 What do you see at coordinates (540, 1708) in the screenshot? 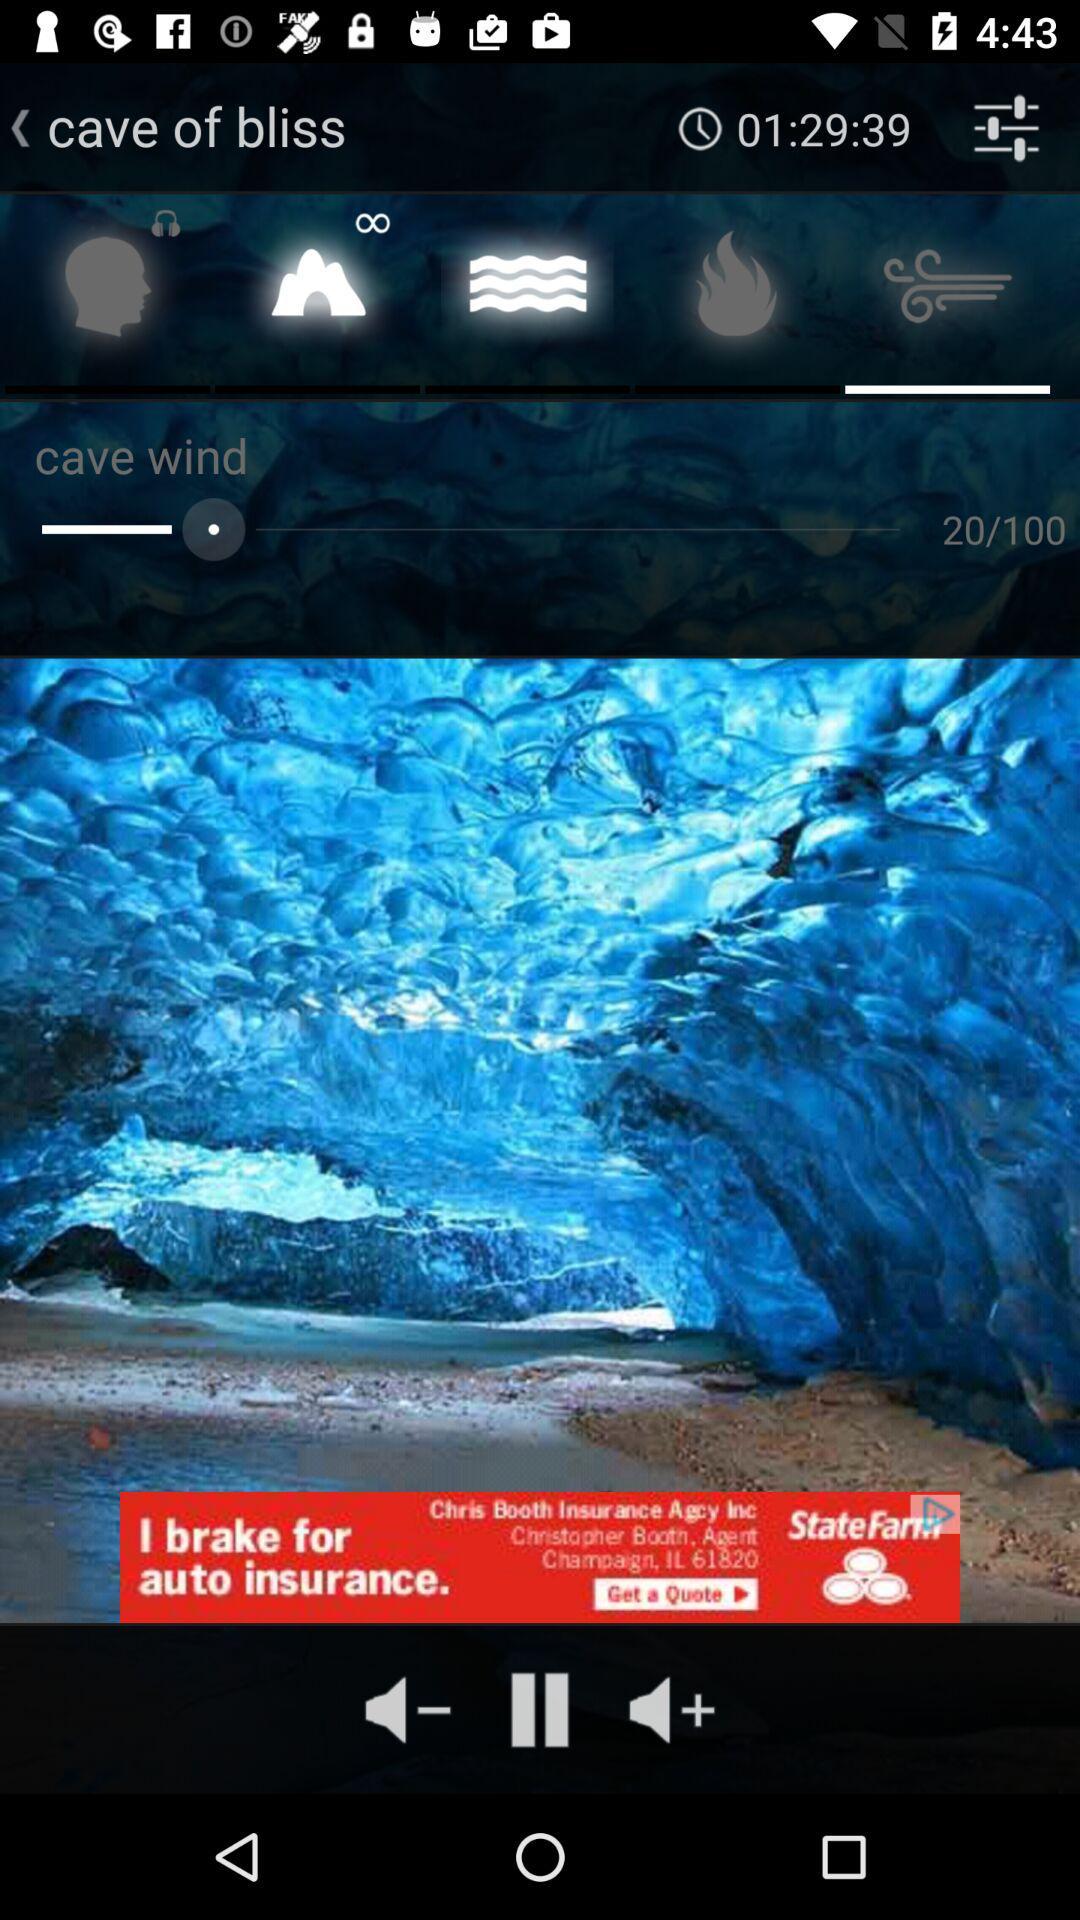
I see `the pause icon` at bounding box center [540, 1708].